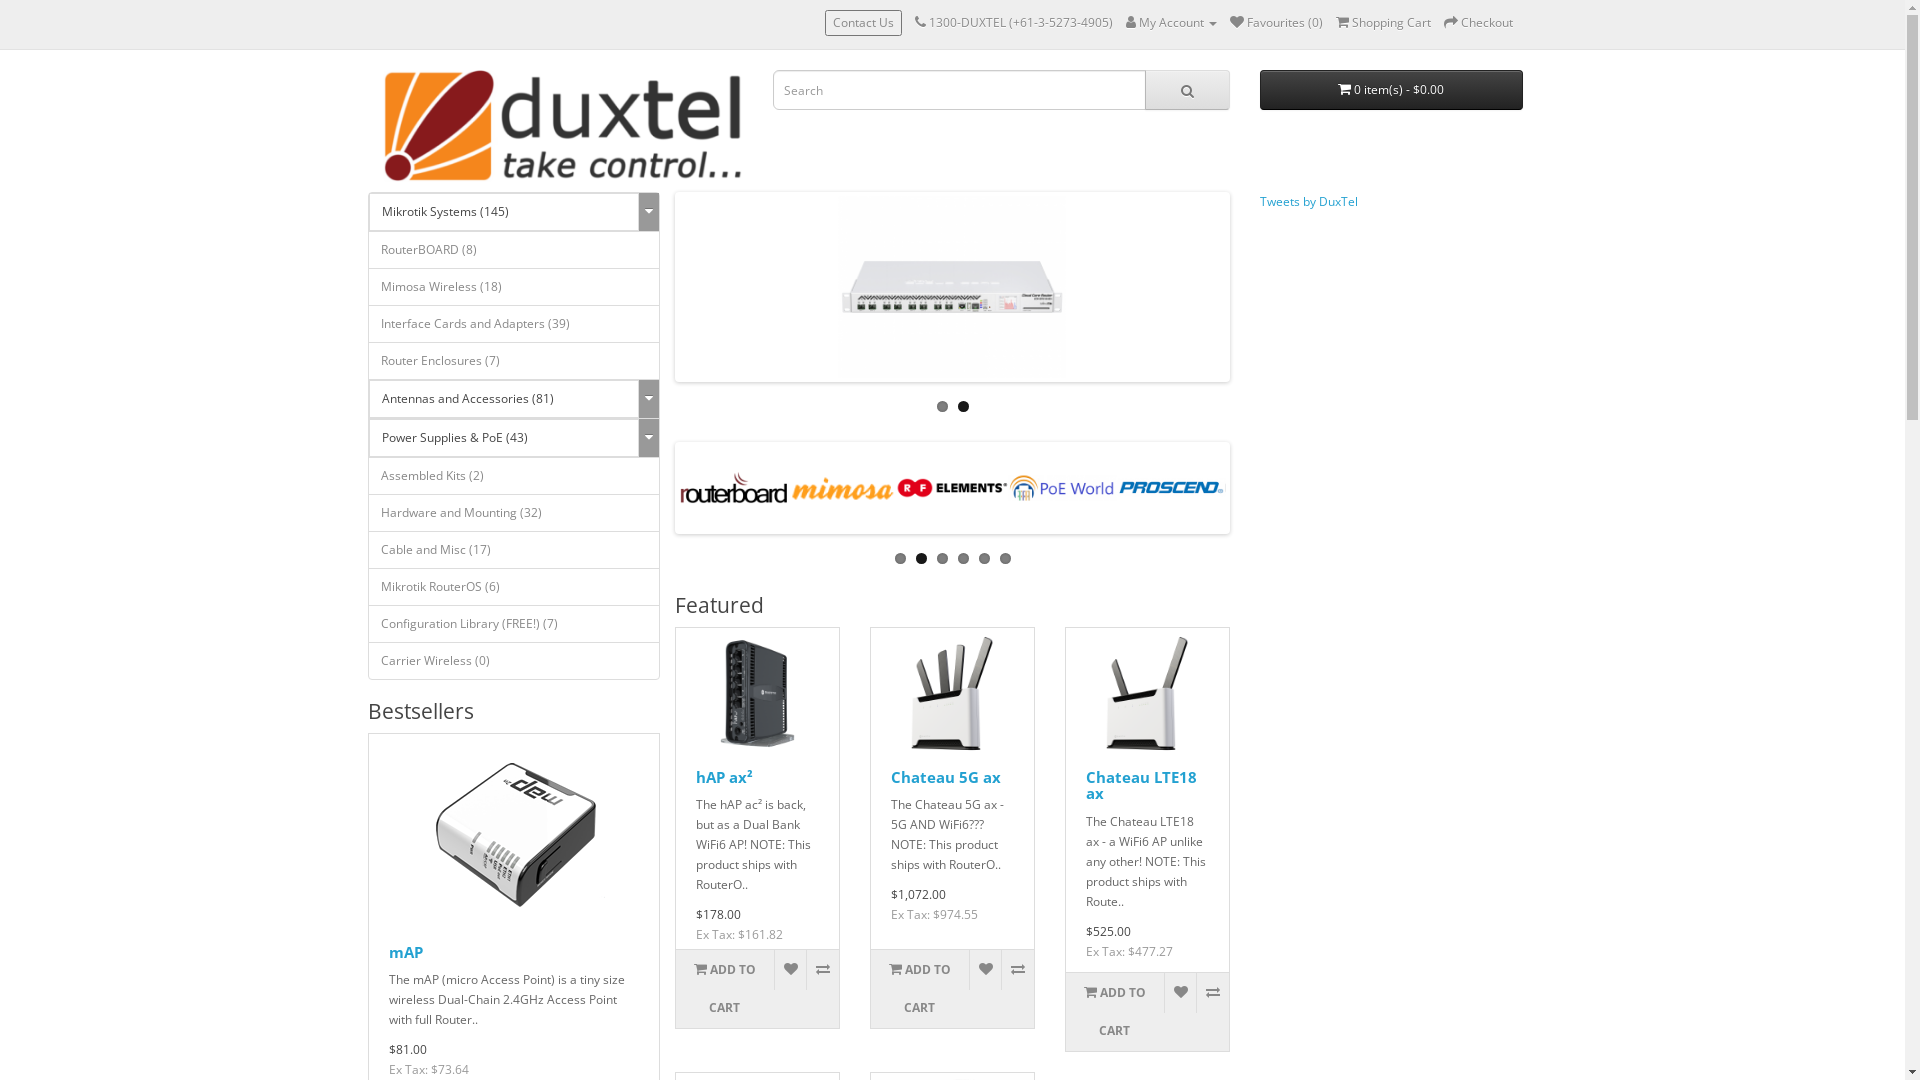  Describe the element at coordinates (368, 398) in the screenshot. I see `'Antennas and Accessories (81)'` at that location.